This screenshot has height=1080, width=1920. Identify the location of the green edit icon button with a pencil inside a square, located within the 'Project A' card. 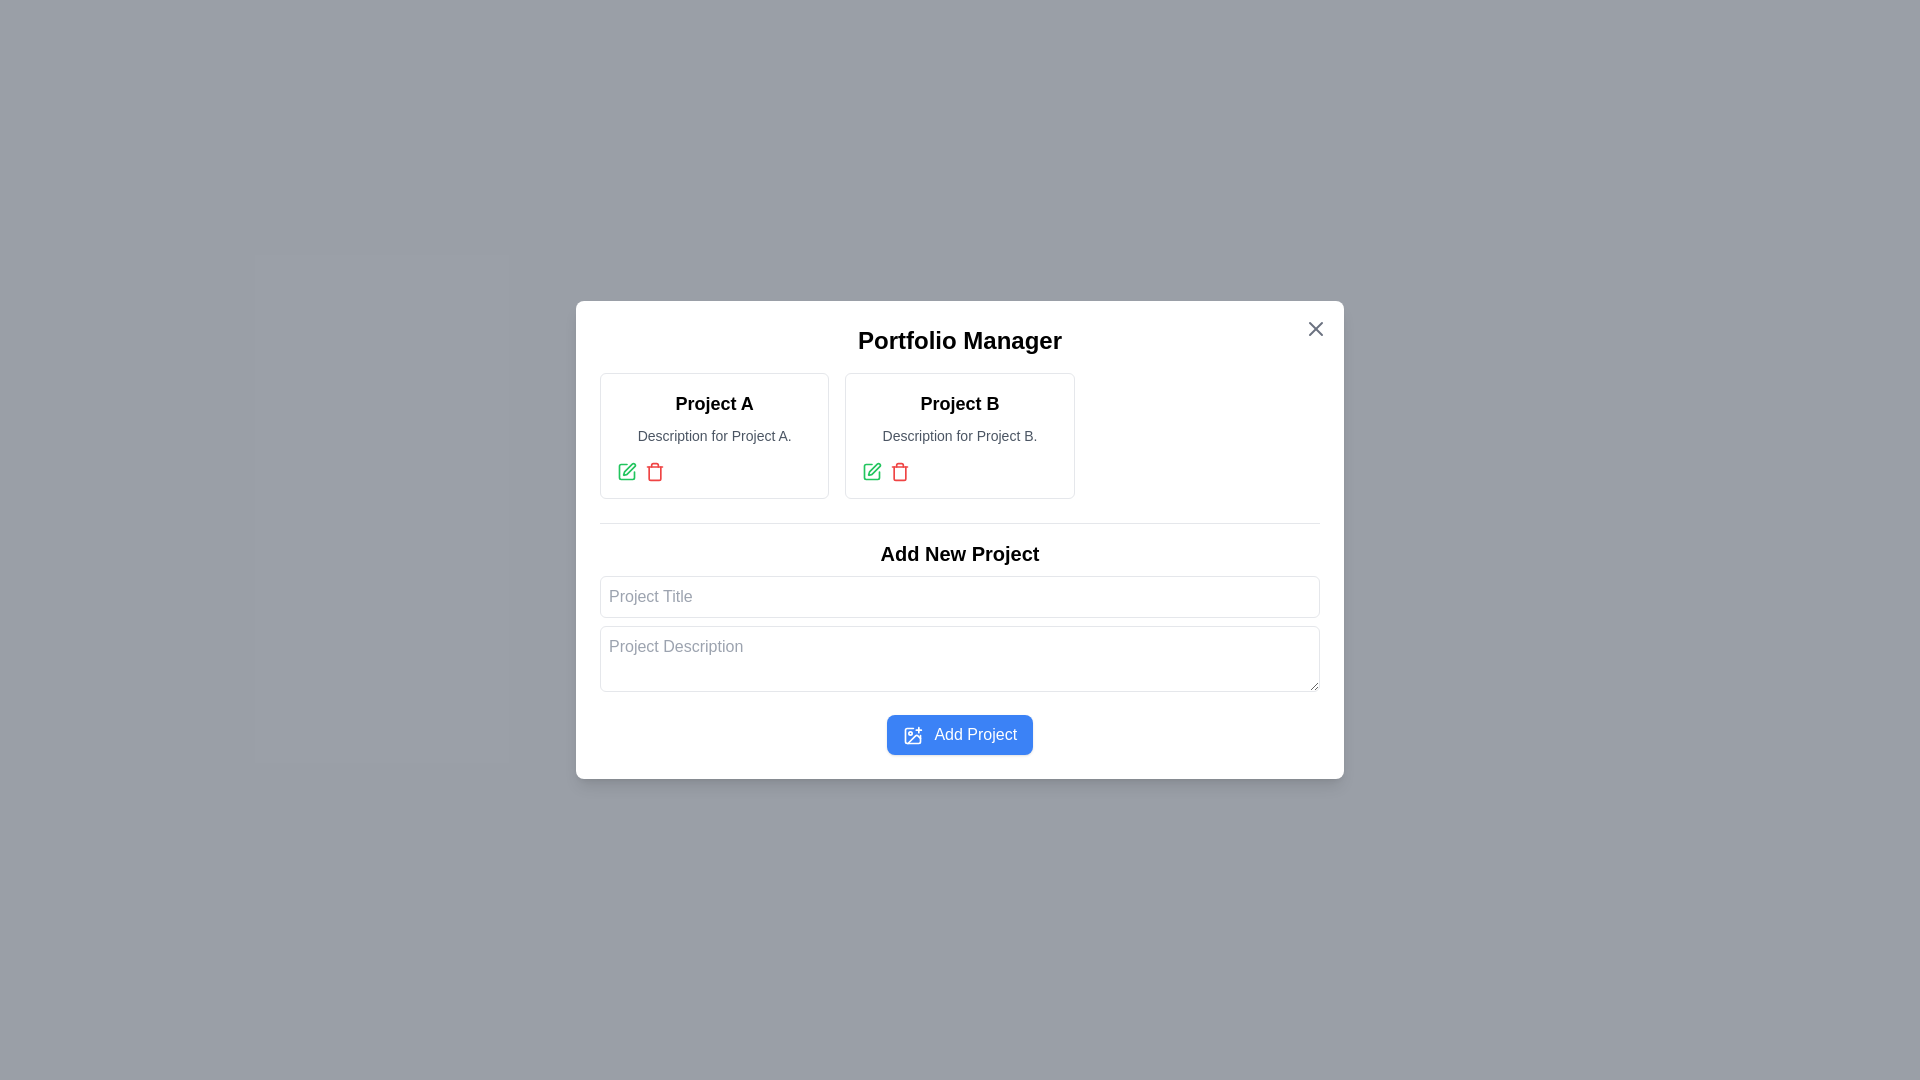
(872, 471).